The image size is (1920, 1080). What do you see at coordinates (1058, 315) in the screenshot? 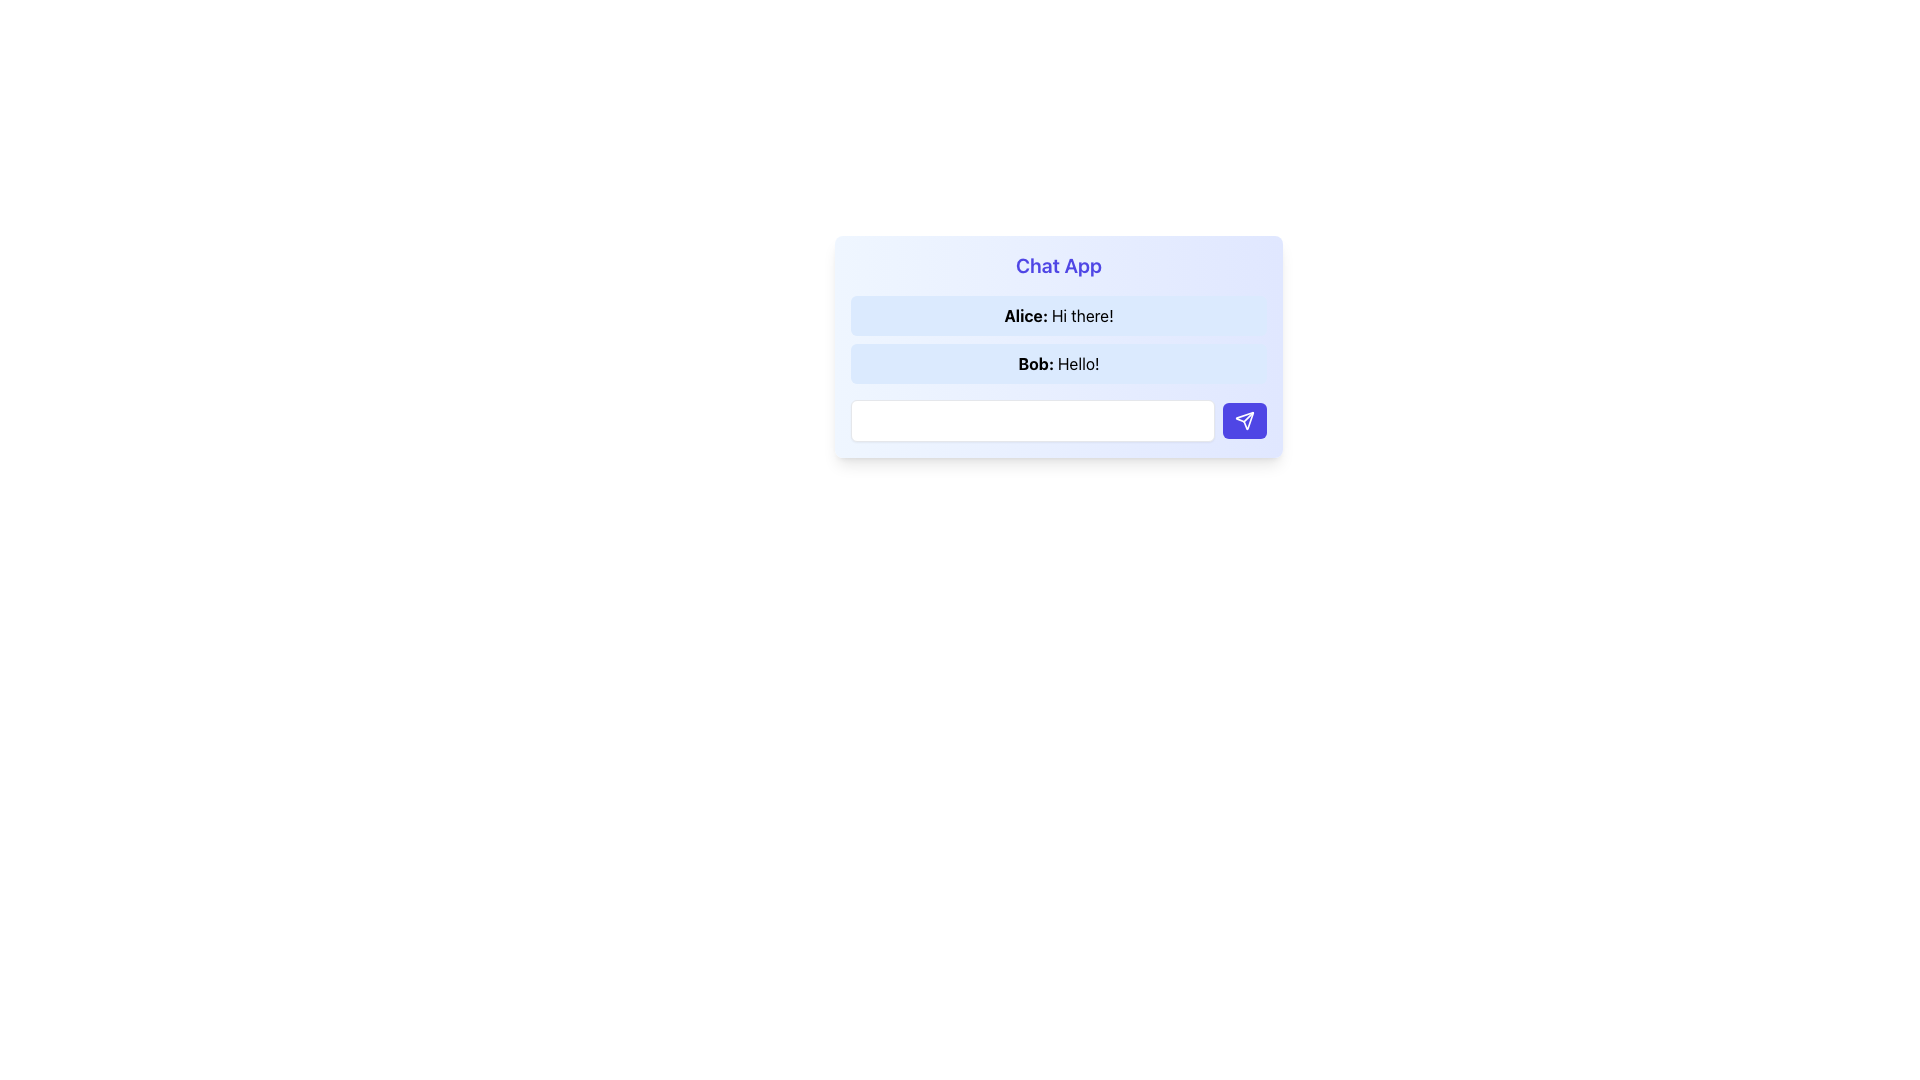
I see `the first chat message box with the text 'Alice: Hi there!' to interact with it, if functionality is added` at bounding box center [1058, 315].